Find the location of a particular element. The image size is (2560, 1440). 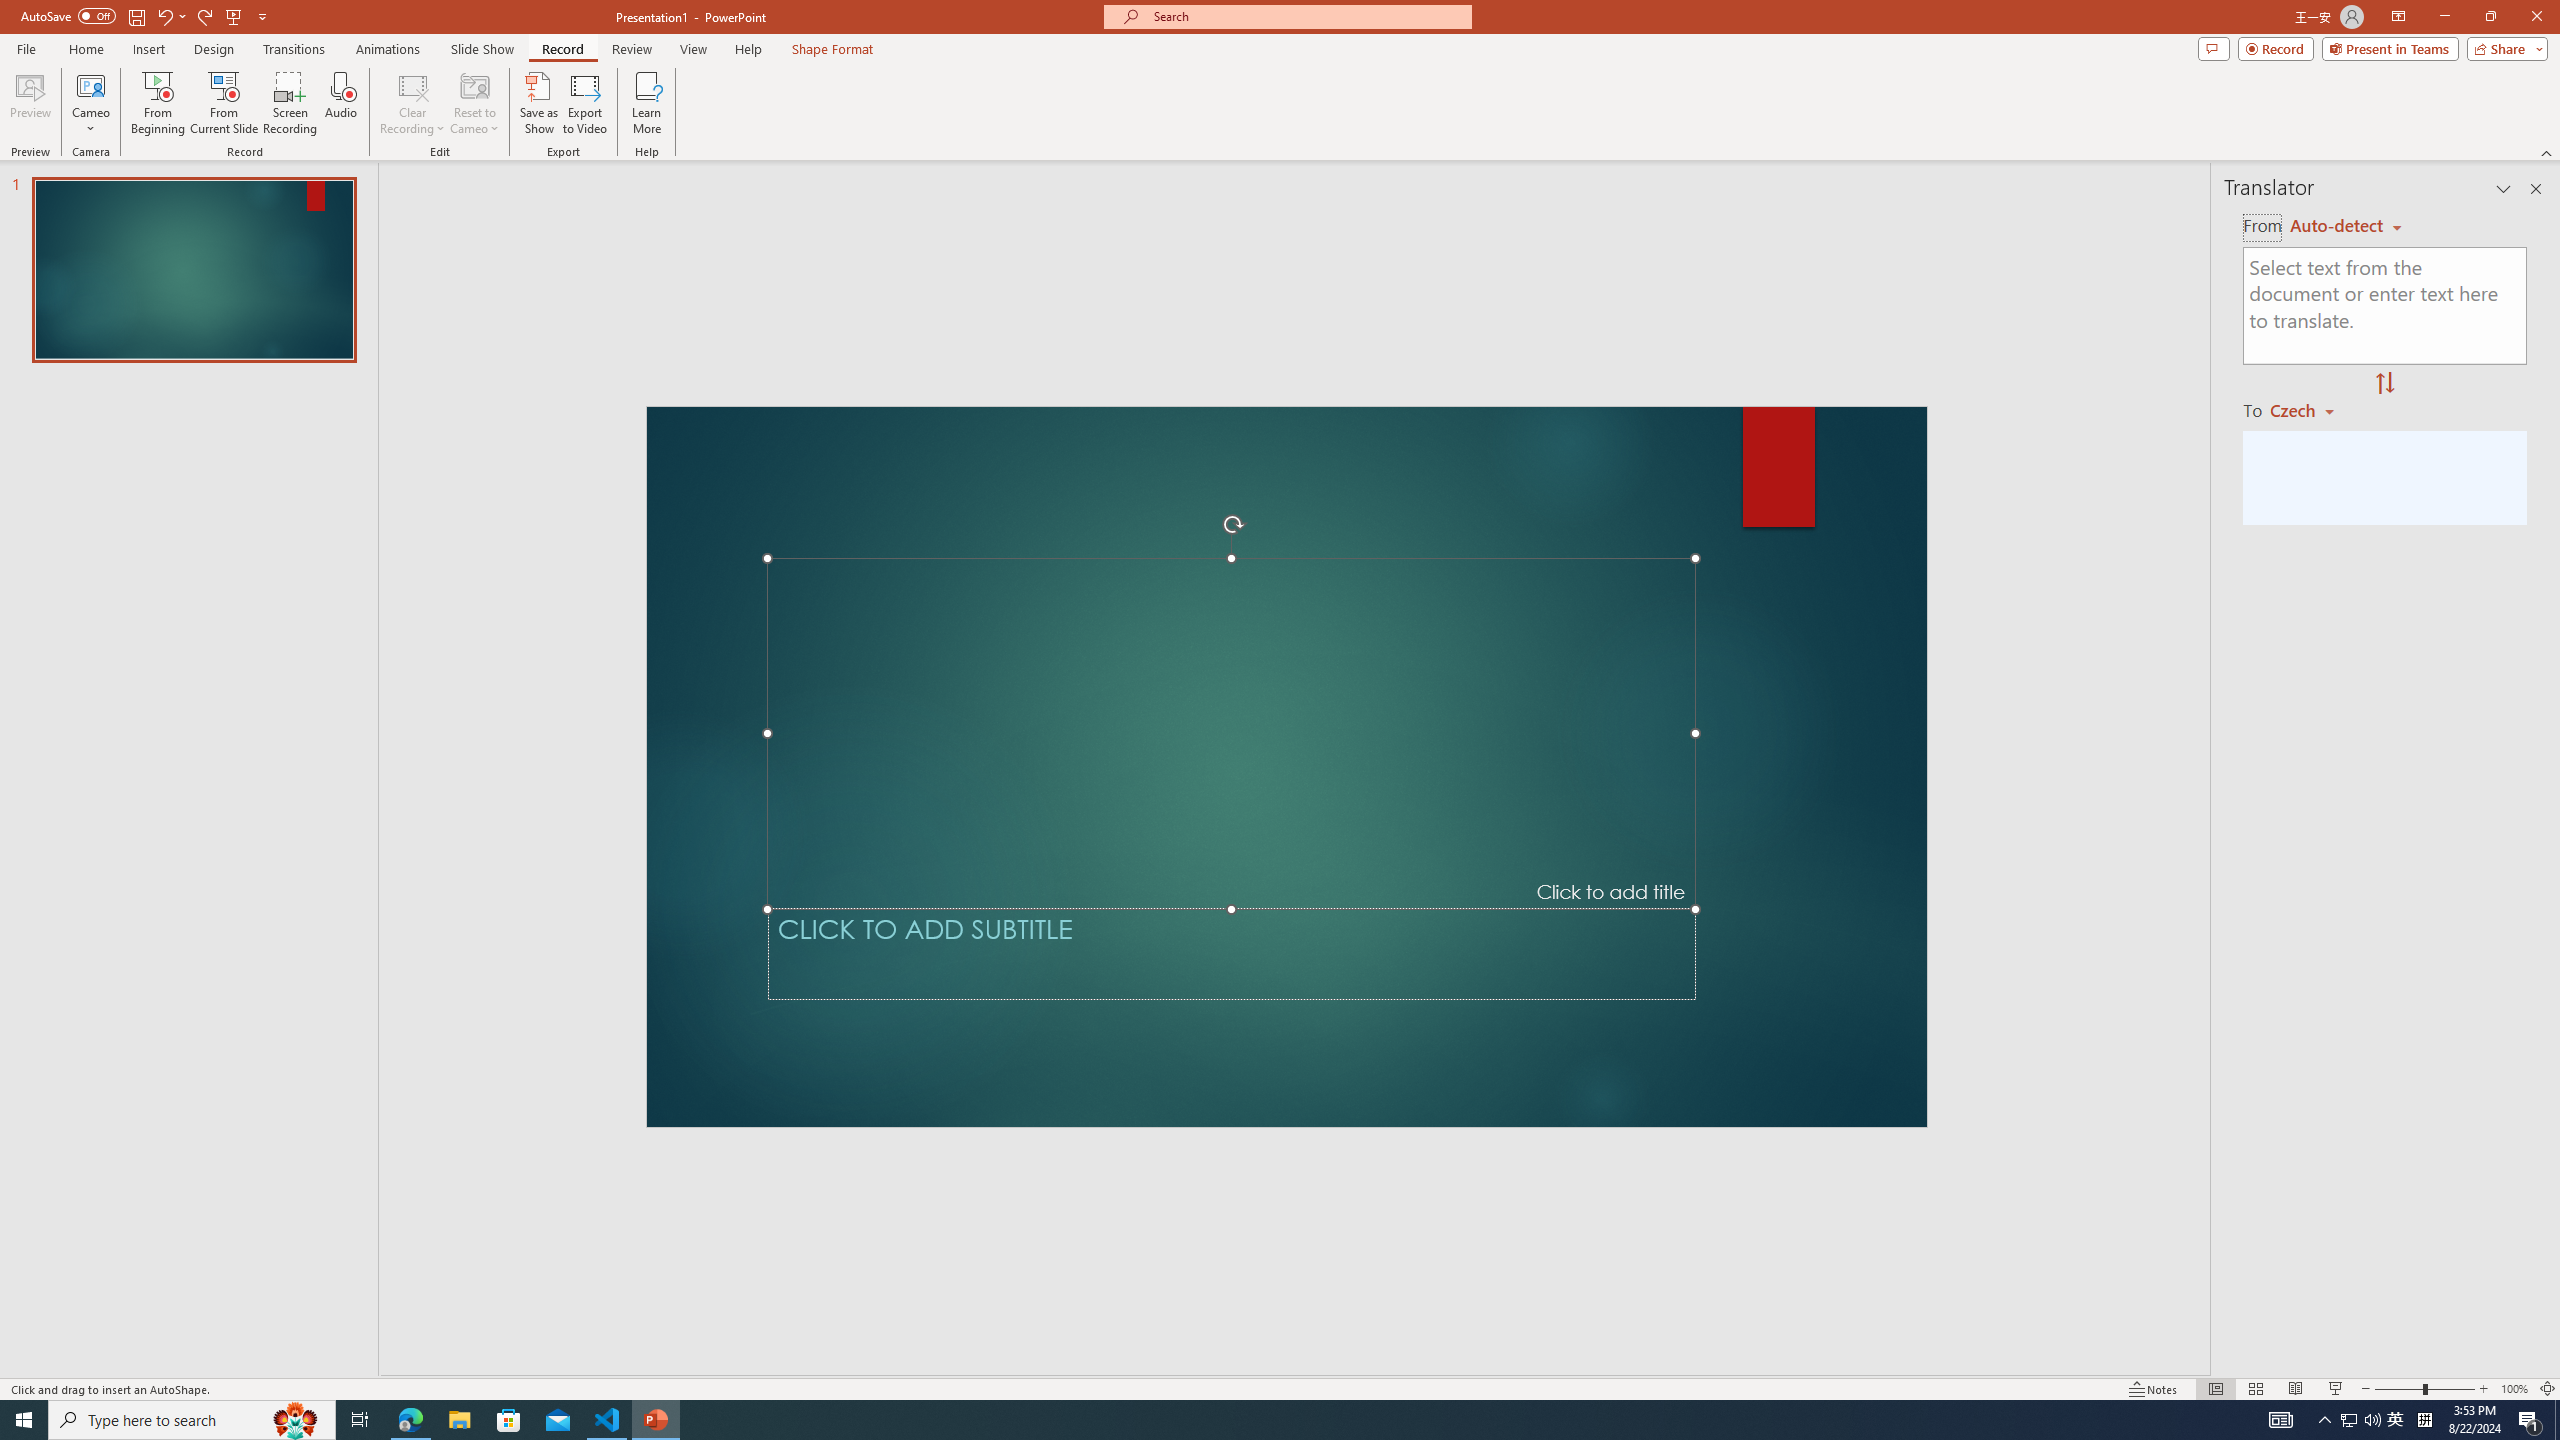

'Ribbon Display Options' is located at coordinates (2397, 16).